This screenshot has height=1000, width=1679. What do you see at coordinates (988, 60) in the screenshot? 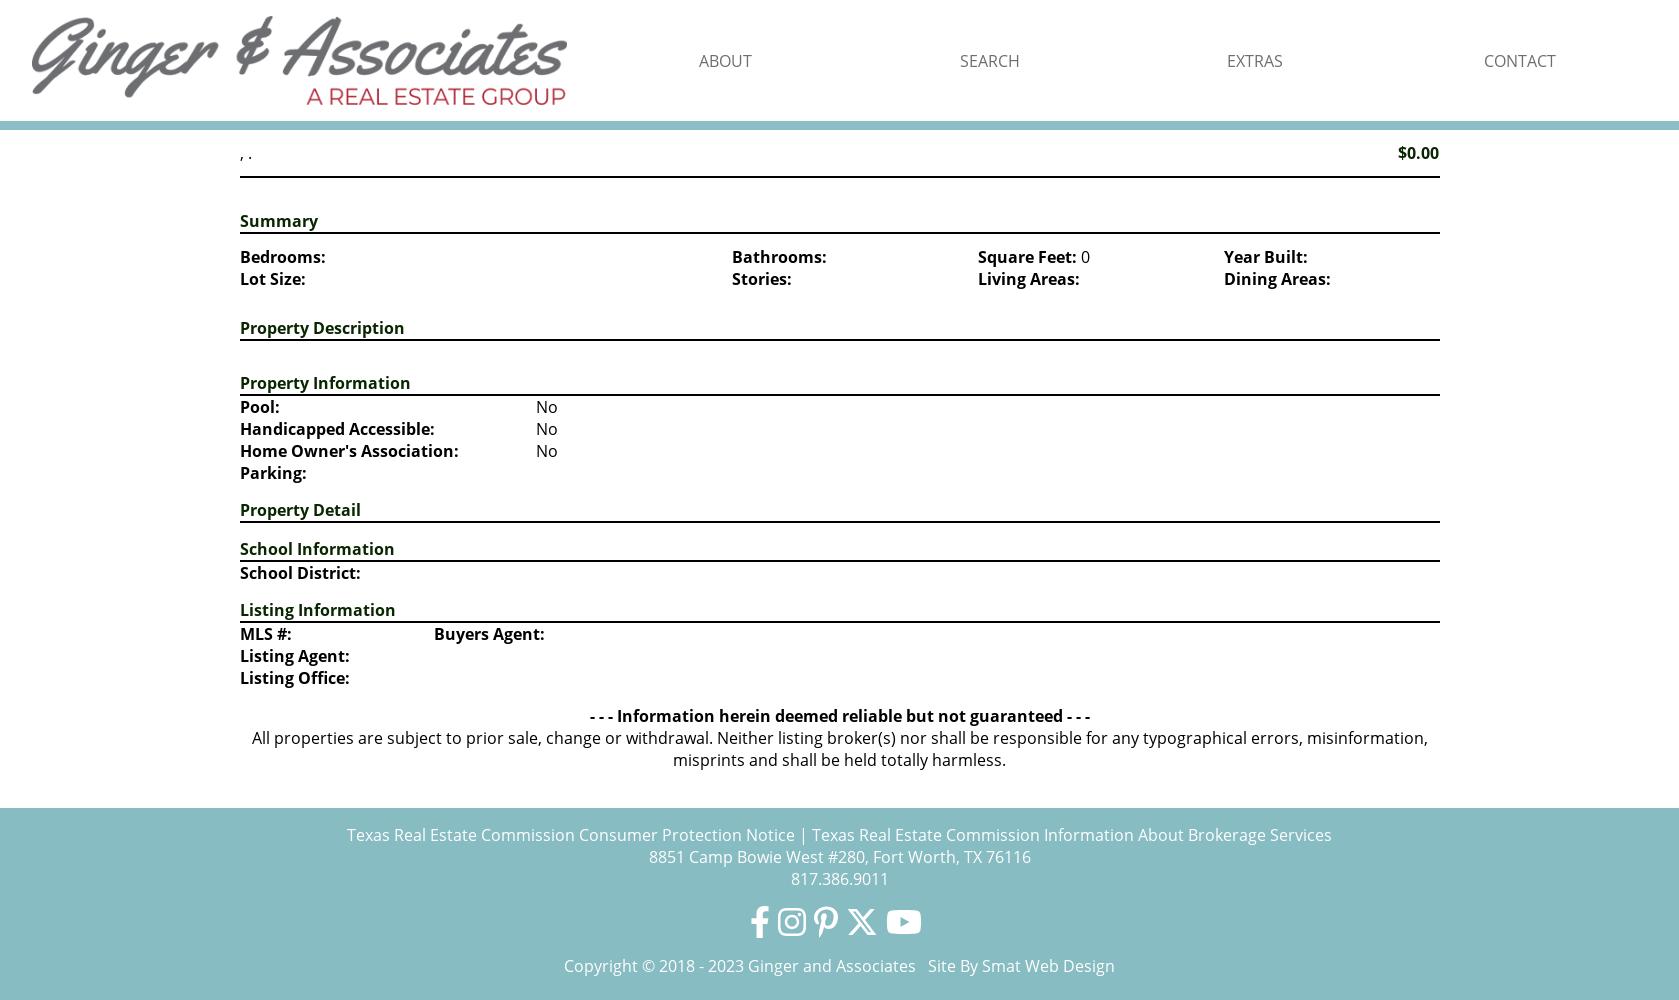
I see `'Search'` at bounding box center [988, 60].